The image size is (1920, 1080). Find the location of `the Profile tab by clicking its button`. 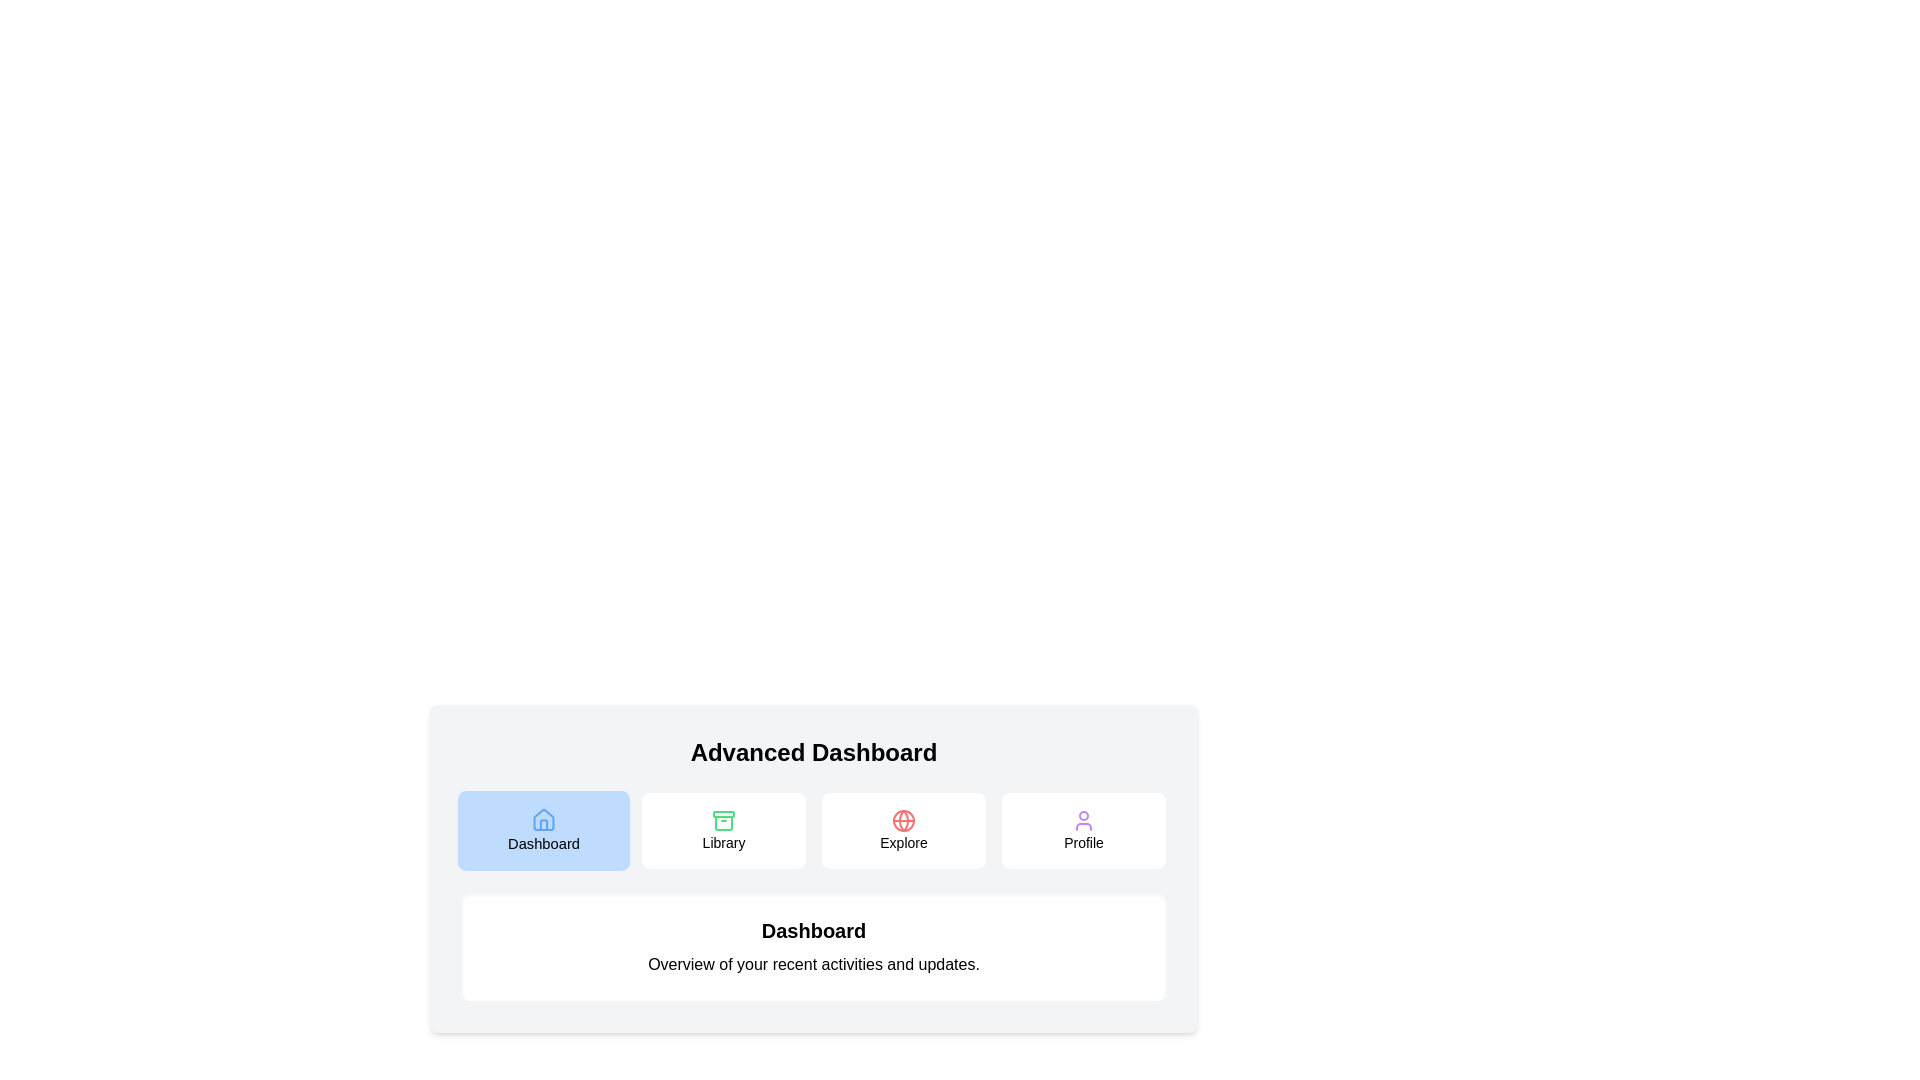

the Profile tab by clicking its button is located at coordinates (1083, 830).